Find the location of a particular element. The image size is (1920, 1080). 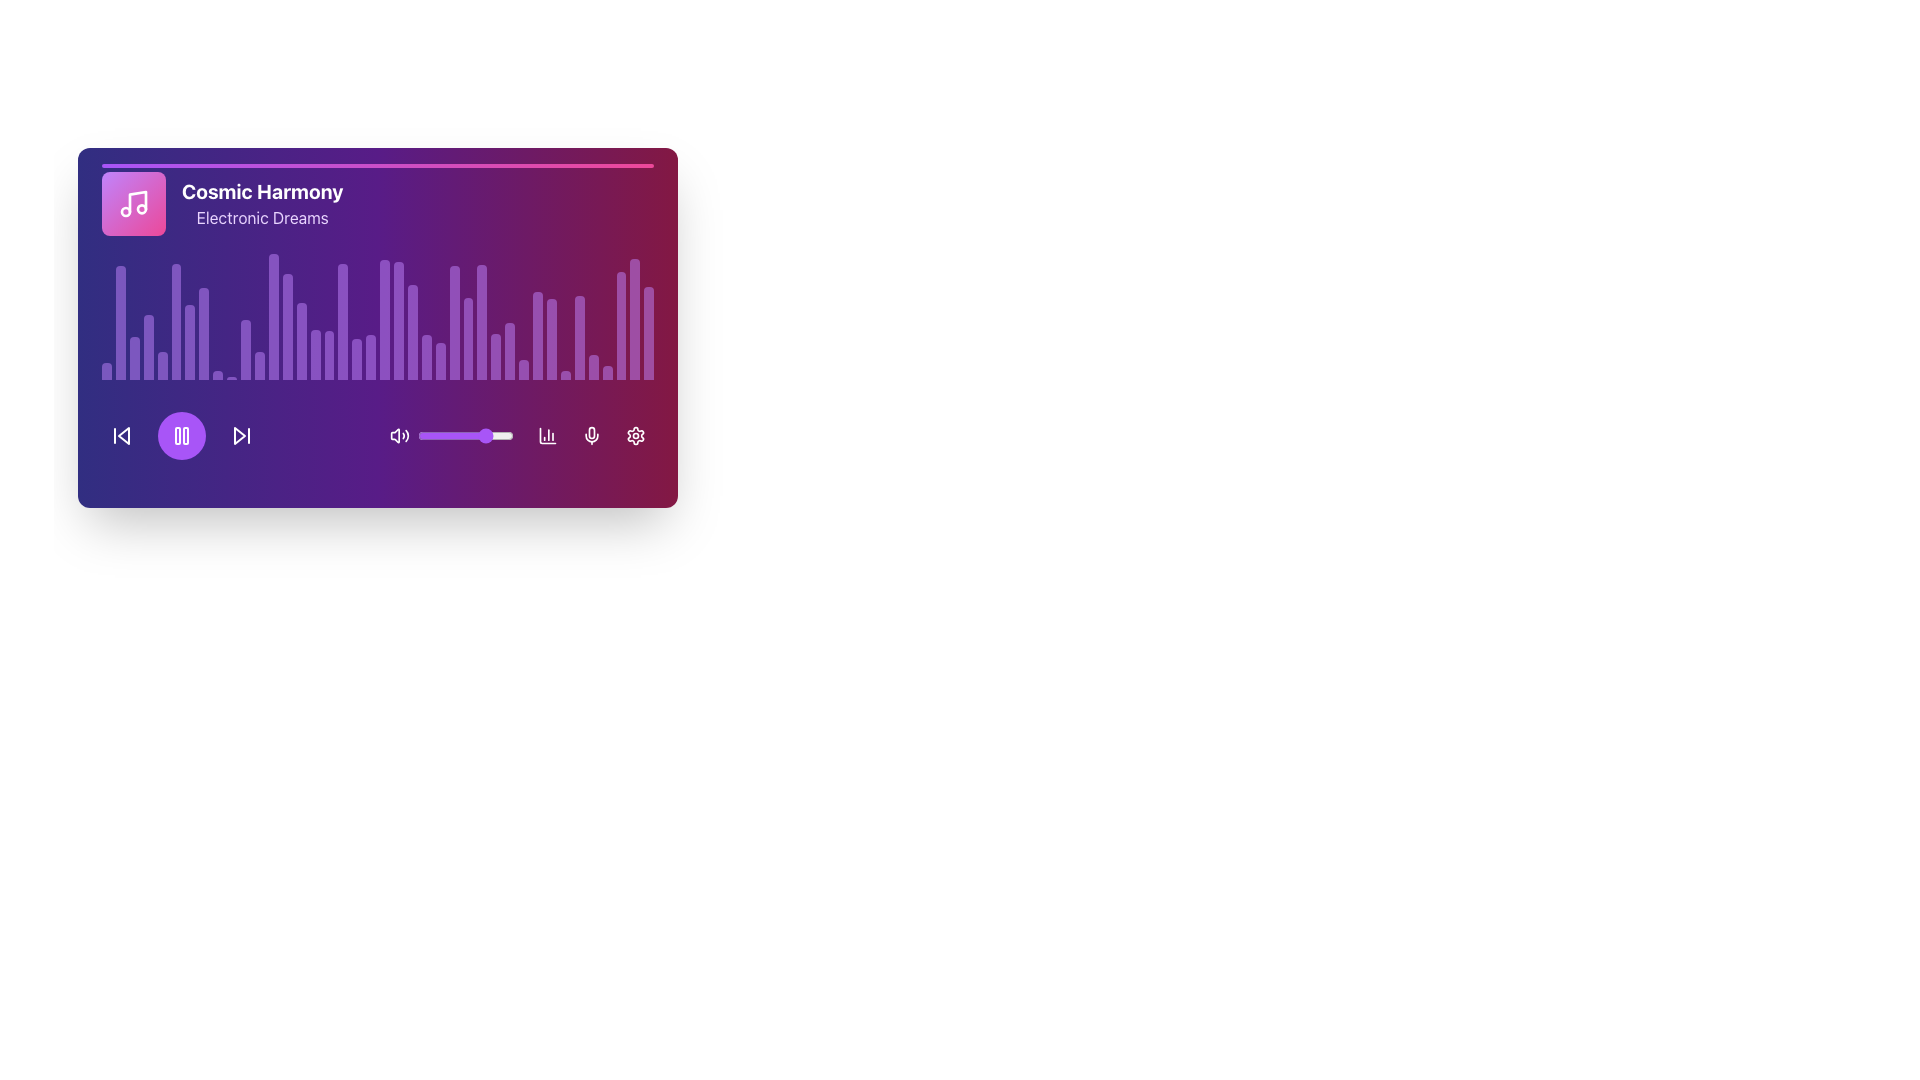

the left vertical bar of the pause icon, which is styled with a rounded corner radius and is located near the bottom left of the panel interface is located at coordinates (177, 434).